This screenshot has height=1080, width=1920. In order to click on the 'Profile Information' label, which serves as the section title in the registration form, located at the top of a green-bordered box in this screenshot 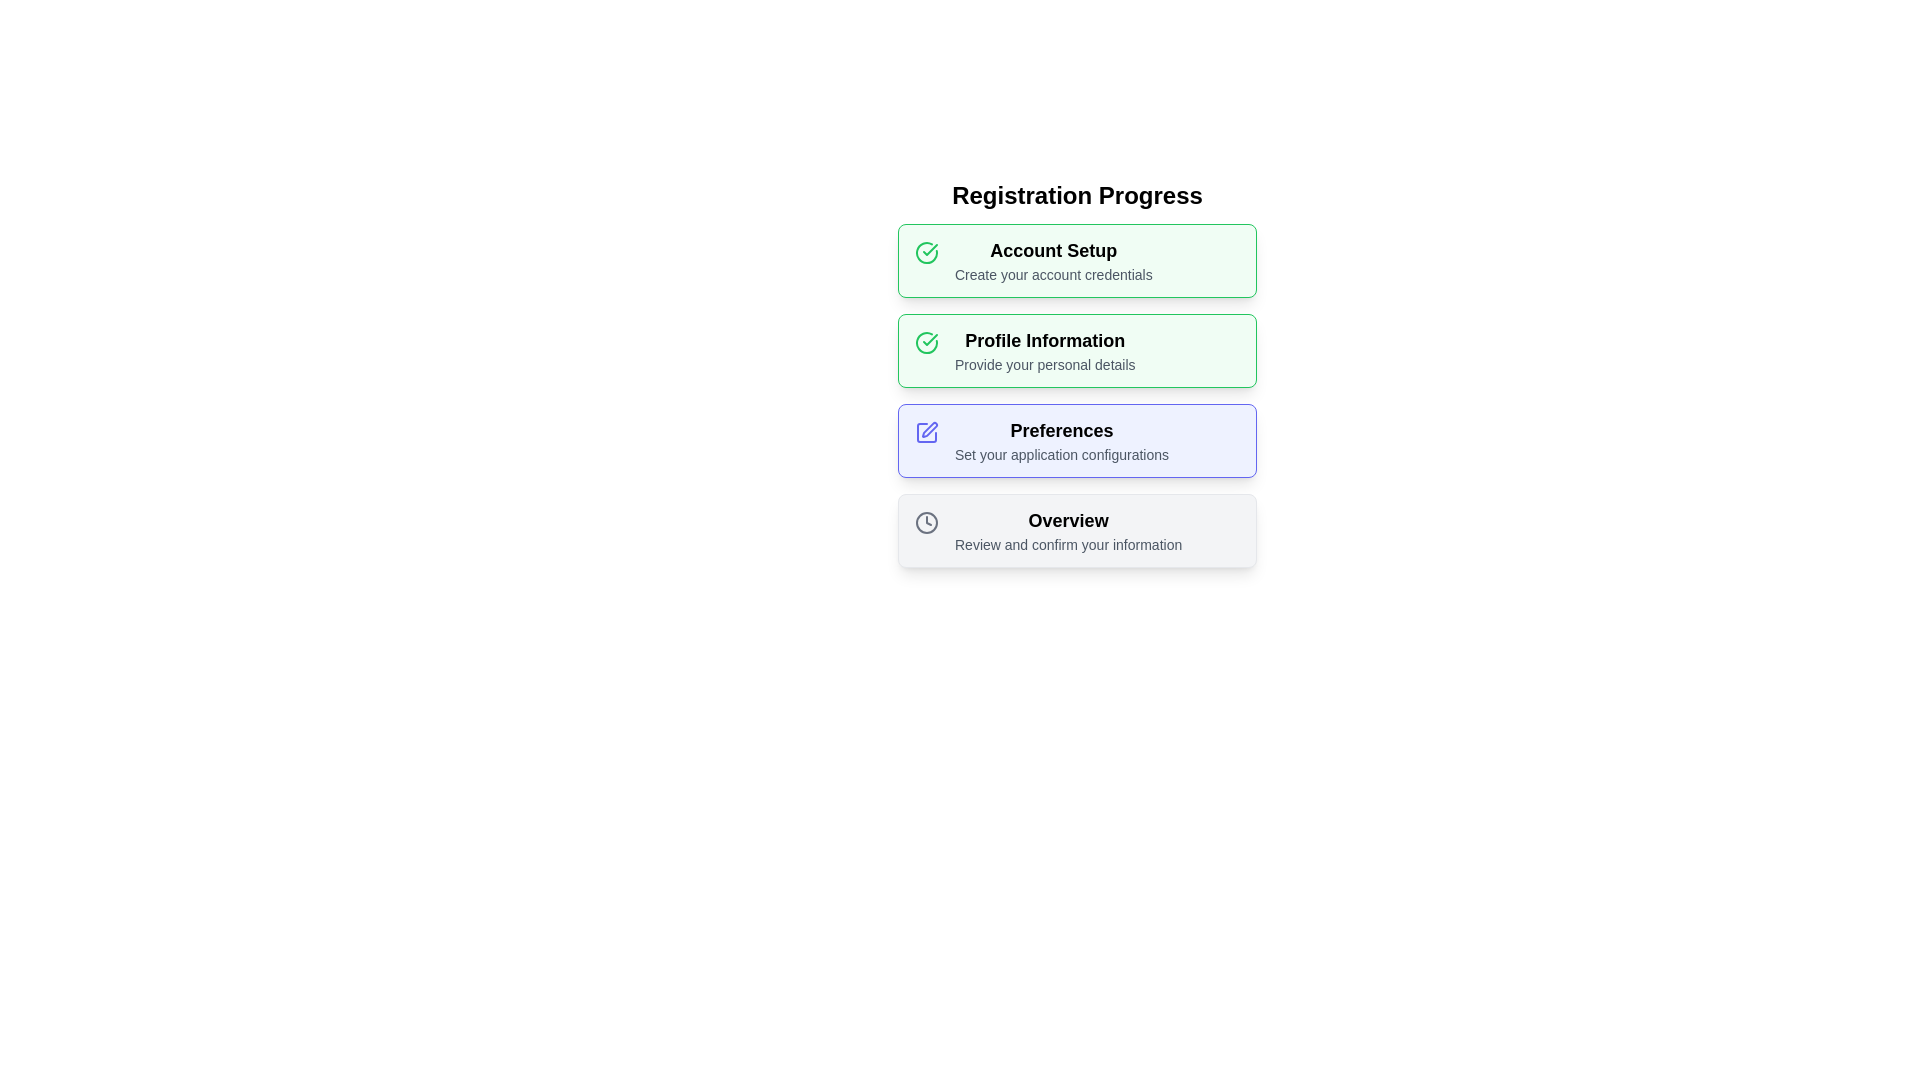, I will do `click(1044, 339)`.